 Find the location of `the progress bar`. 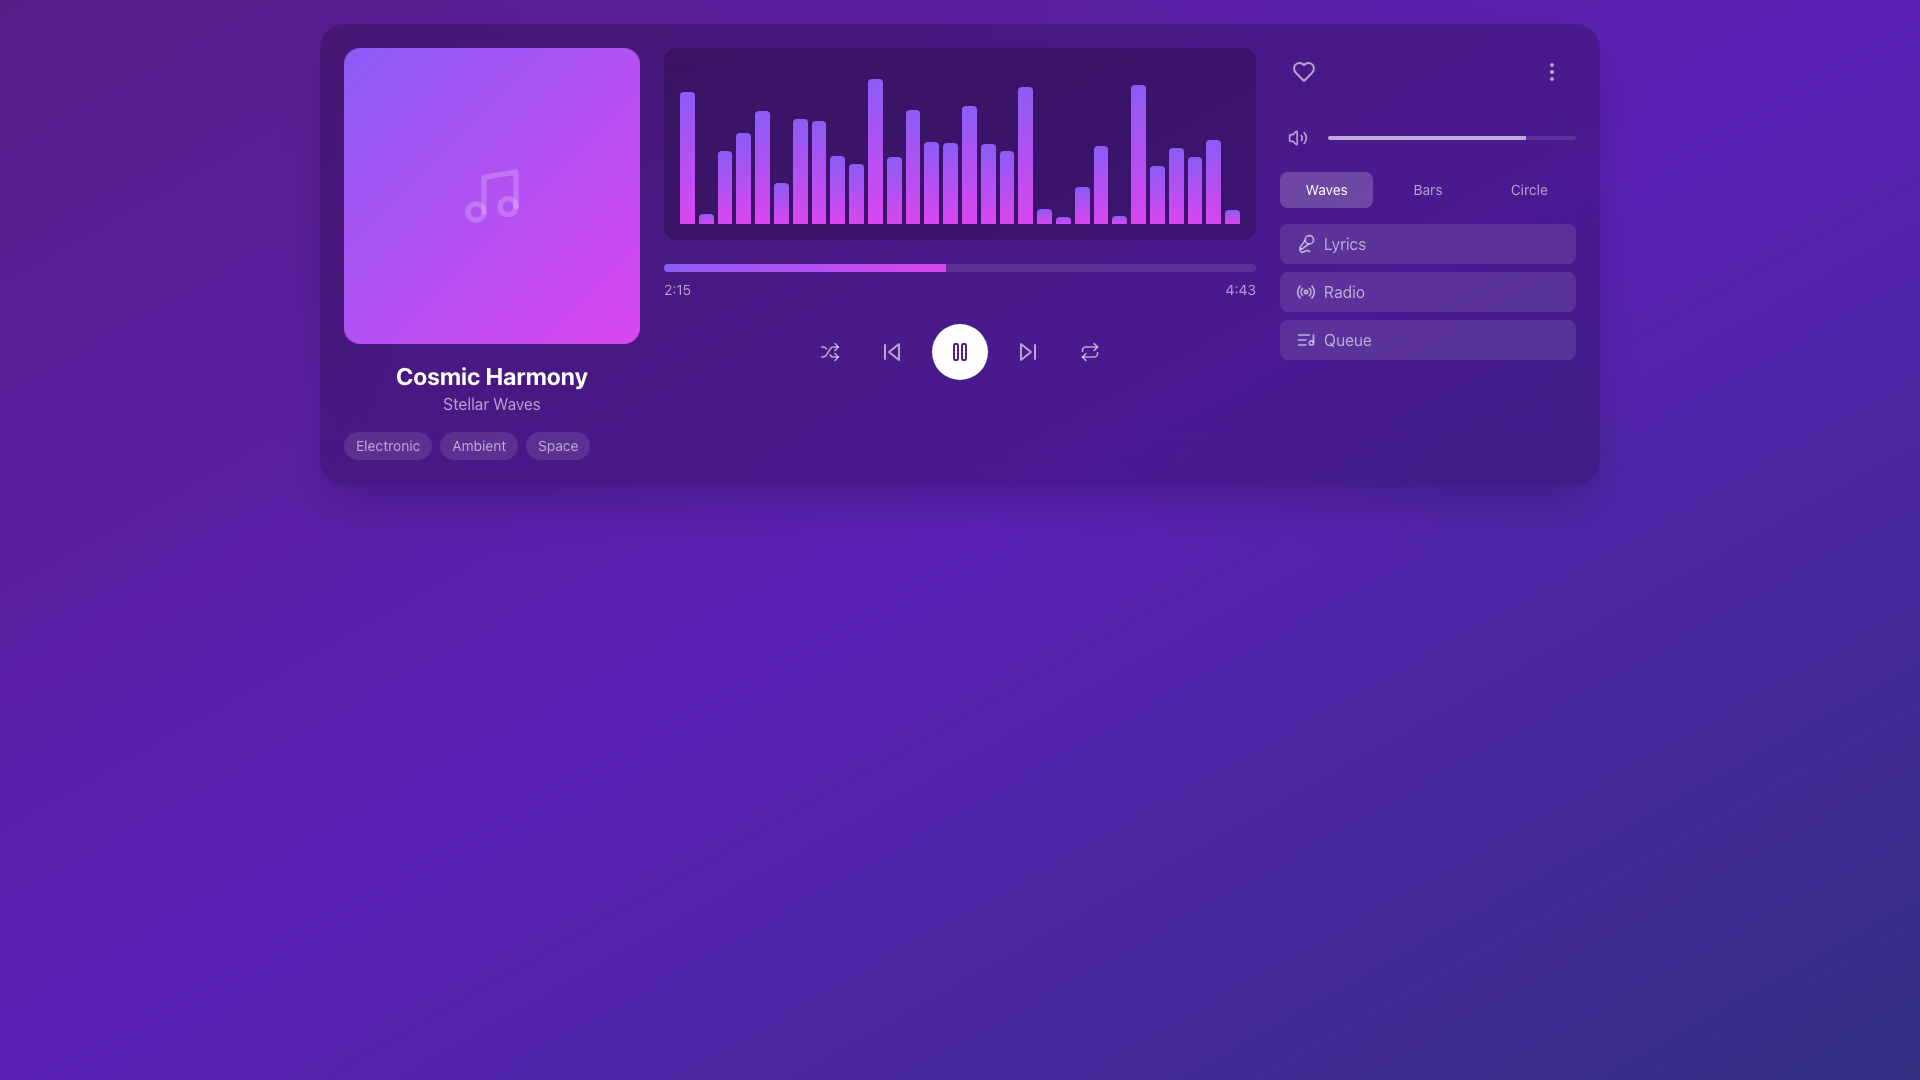

the progress bar is located at coordinates (681, 266).